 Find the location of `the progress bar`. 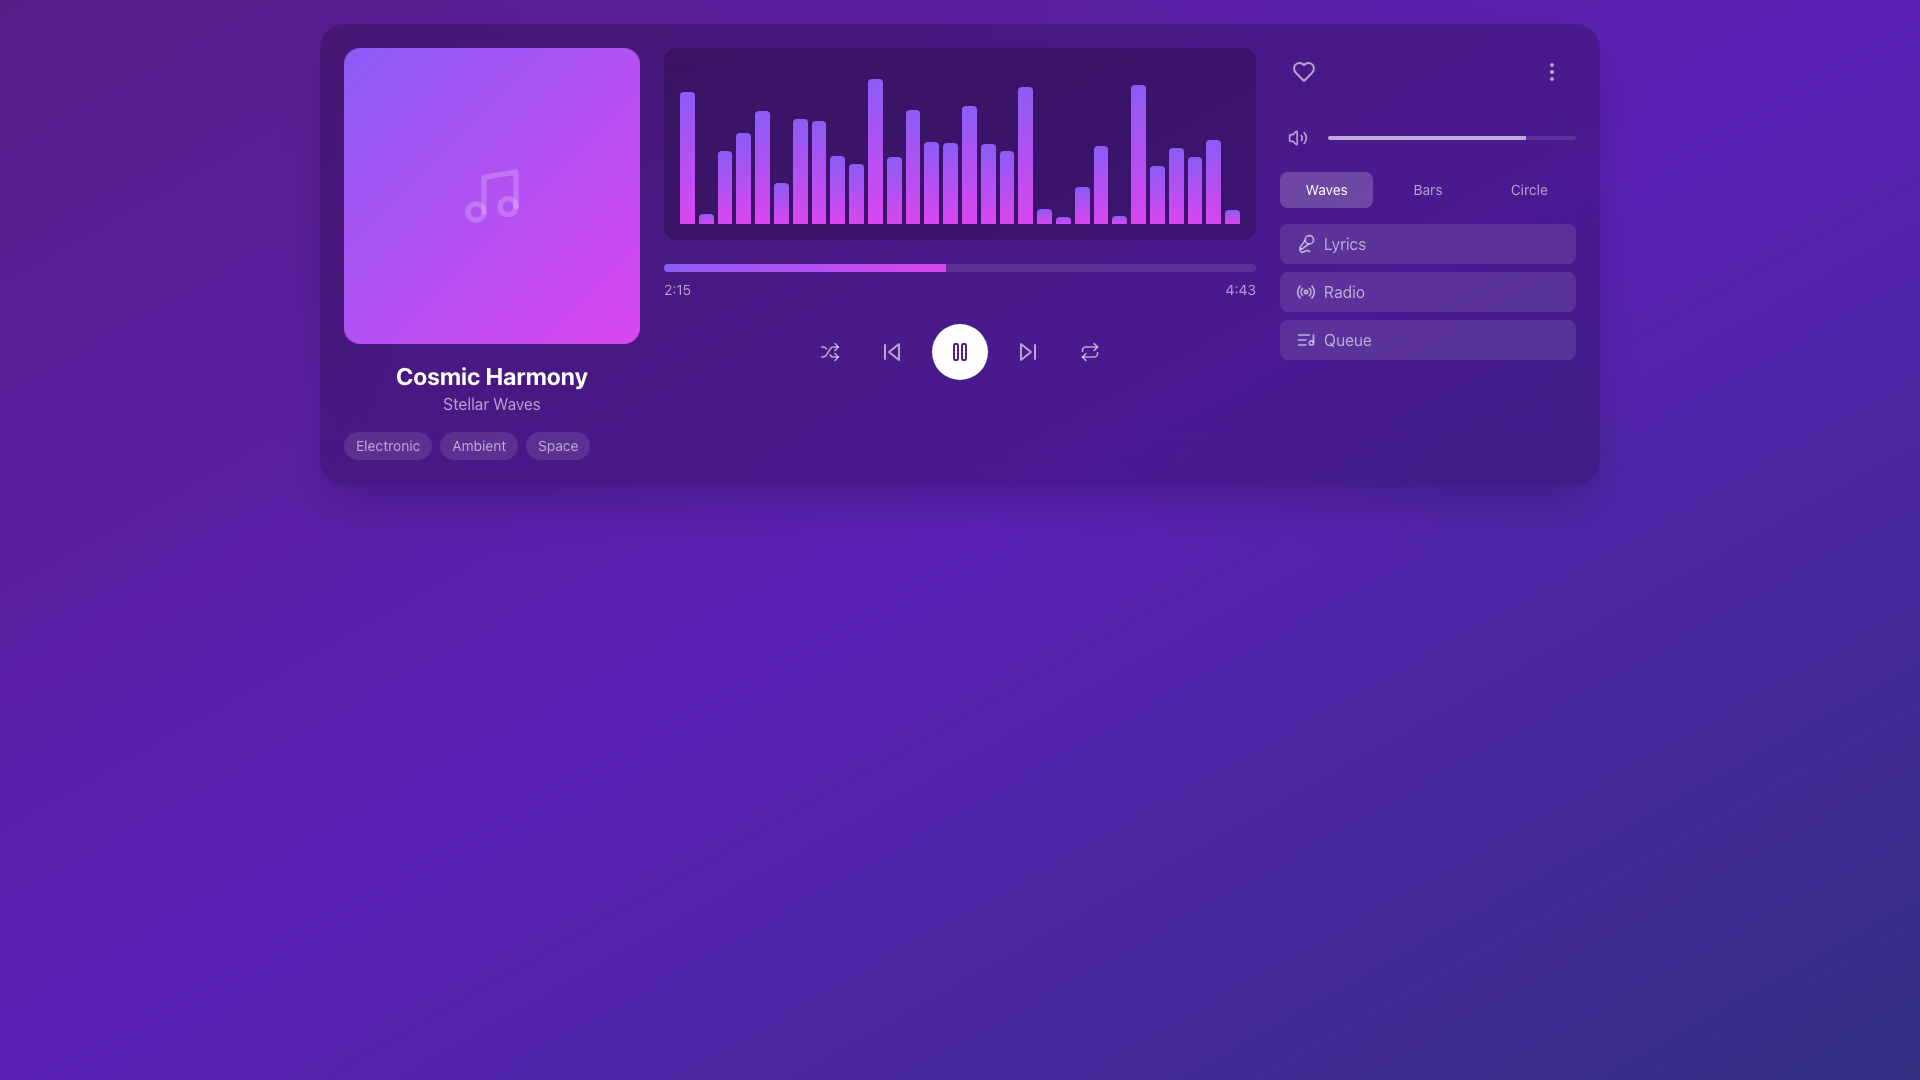

the progress bar is located at coordinates (681, 266).